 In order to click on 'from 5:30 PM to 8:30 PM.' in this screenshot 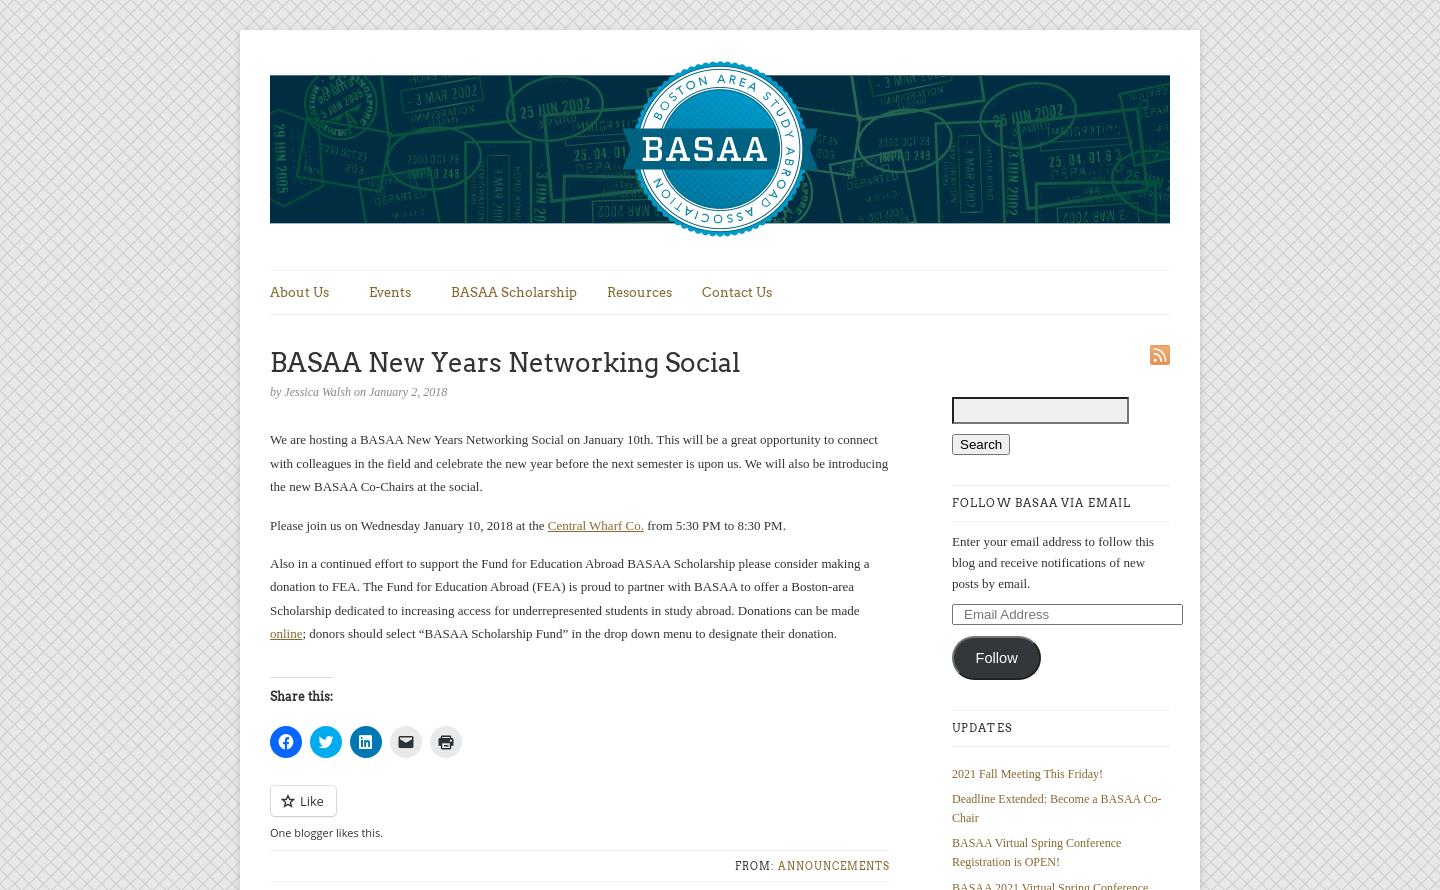, I will do `click(713, 523)`.